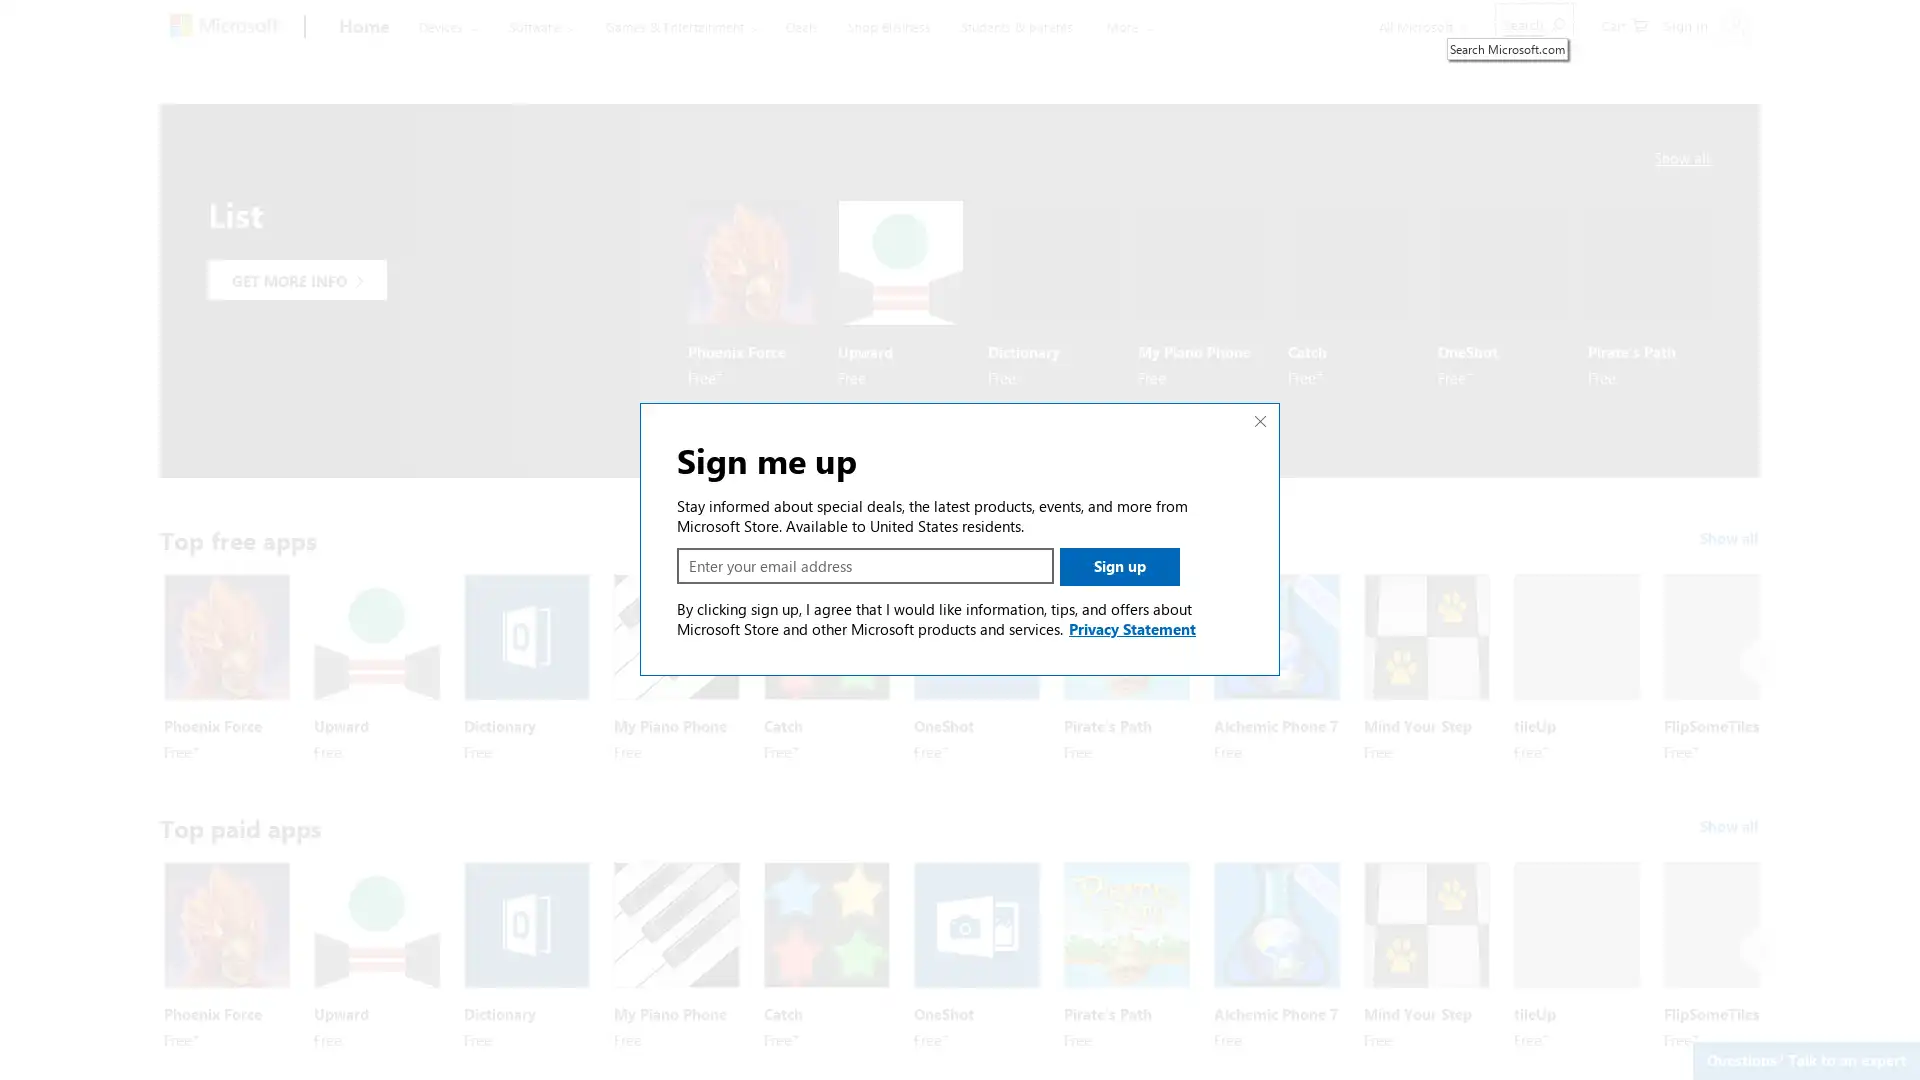 The height and width of the screenshot is (1080, 1920). What do you see at coordinates (1260, 420) in the screenshot?
I see `Close` at bounding box center [1260, 420].